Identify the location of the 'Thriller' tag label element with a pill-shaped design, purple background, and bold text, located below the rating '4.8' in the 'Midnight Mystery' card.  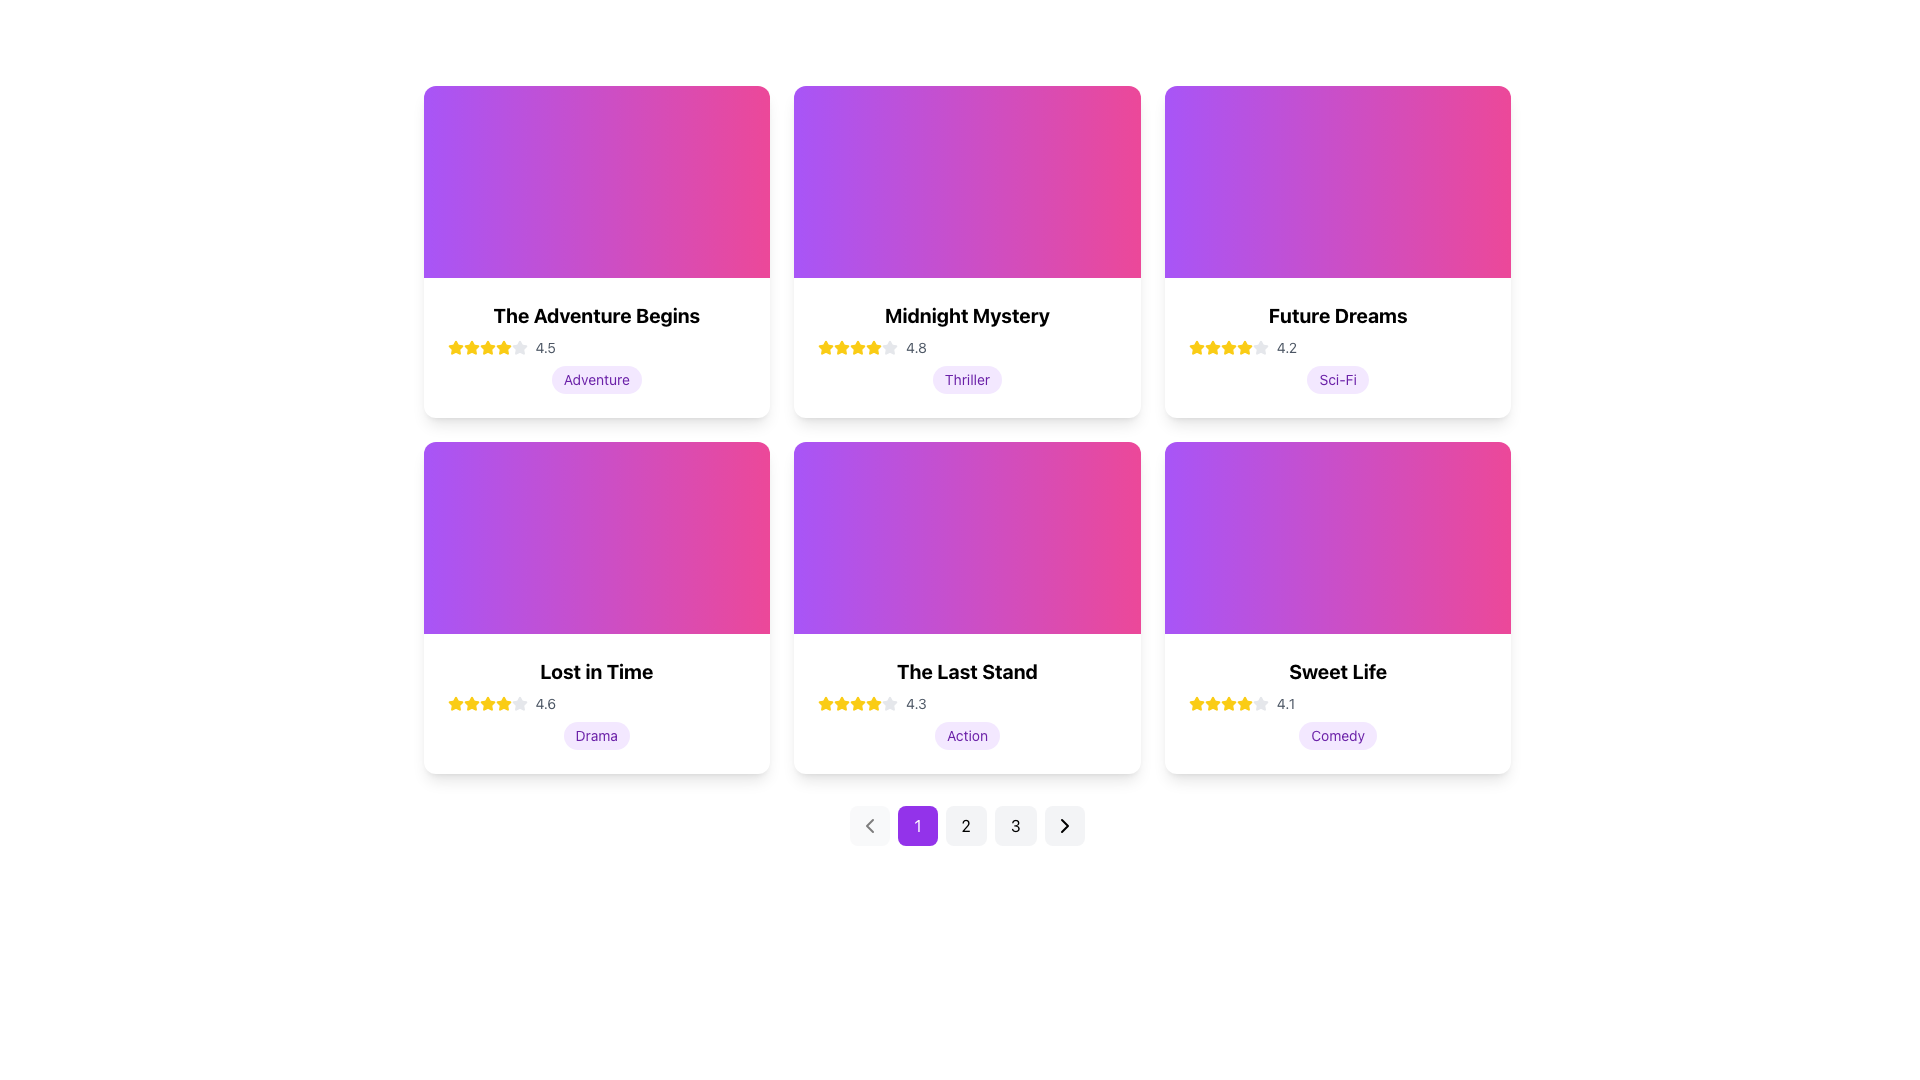
(967, 380).